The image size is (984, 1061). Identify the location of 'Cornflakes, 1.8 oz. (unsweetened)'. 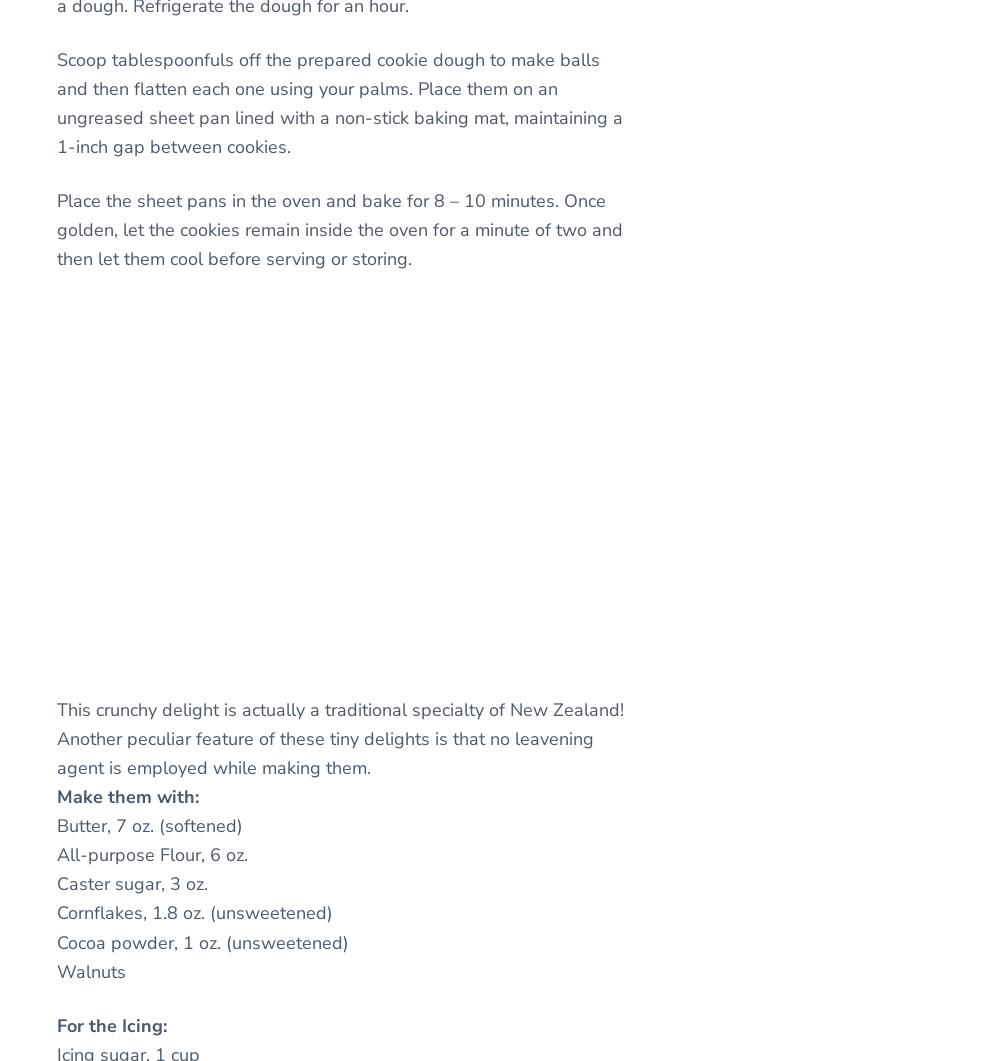
(195, 911).